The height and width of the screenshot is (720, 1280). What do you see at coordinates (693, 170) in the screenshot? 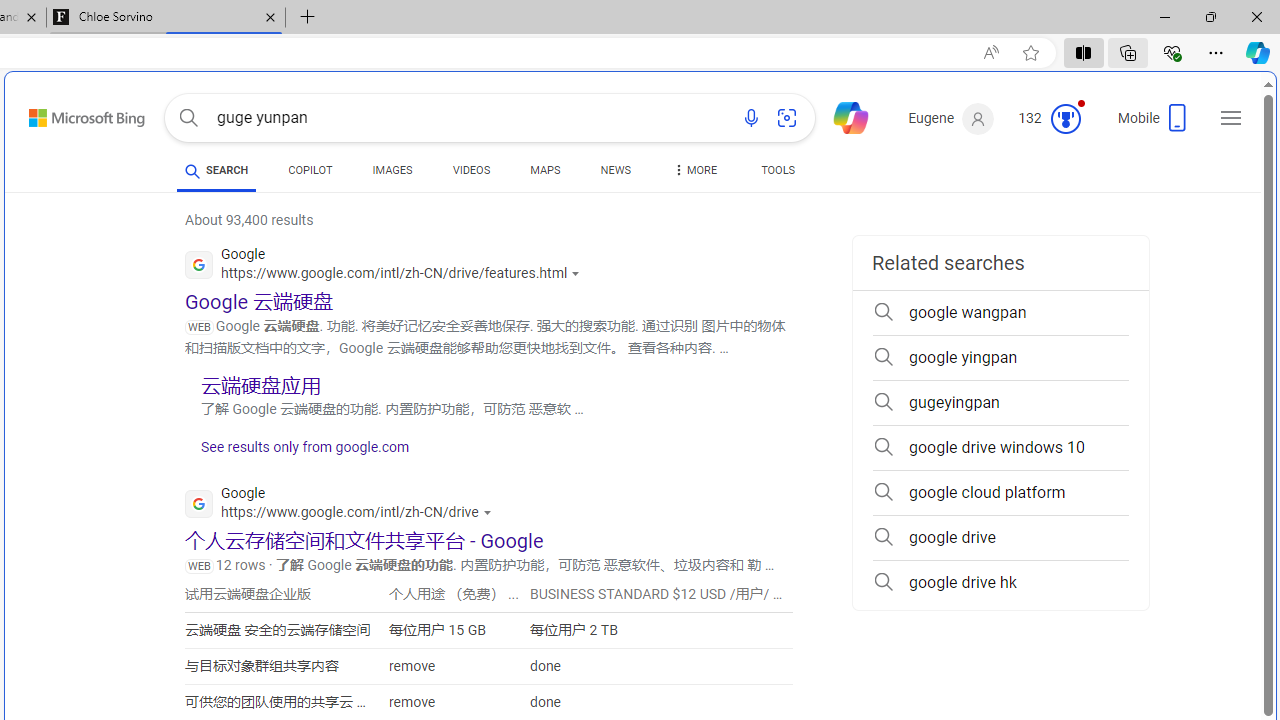
I see `'Dropdown Menu'` at bounding box center [693, 170].